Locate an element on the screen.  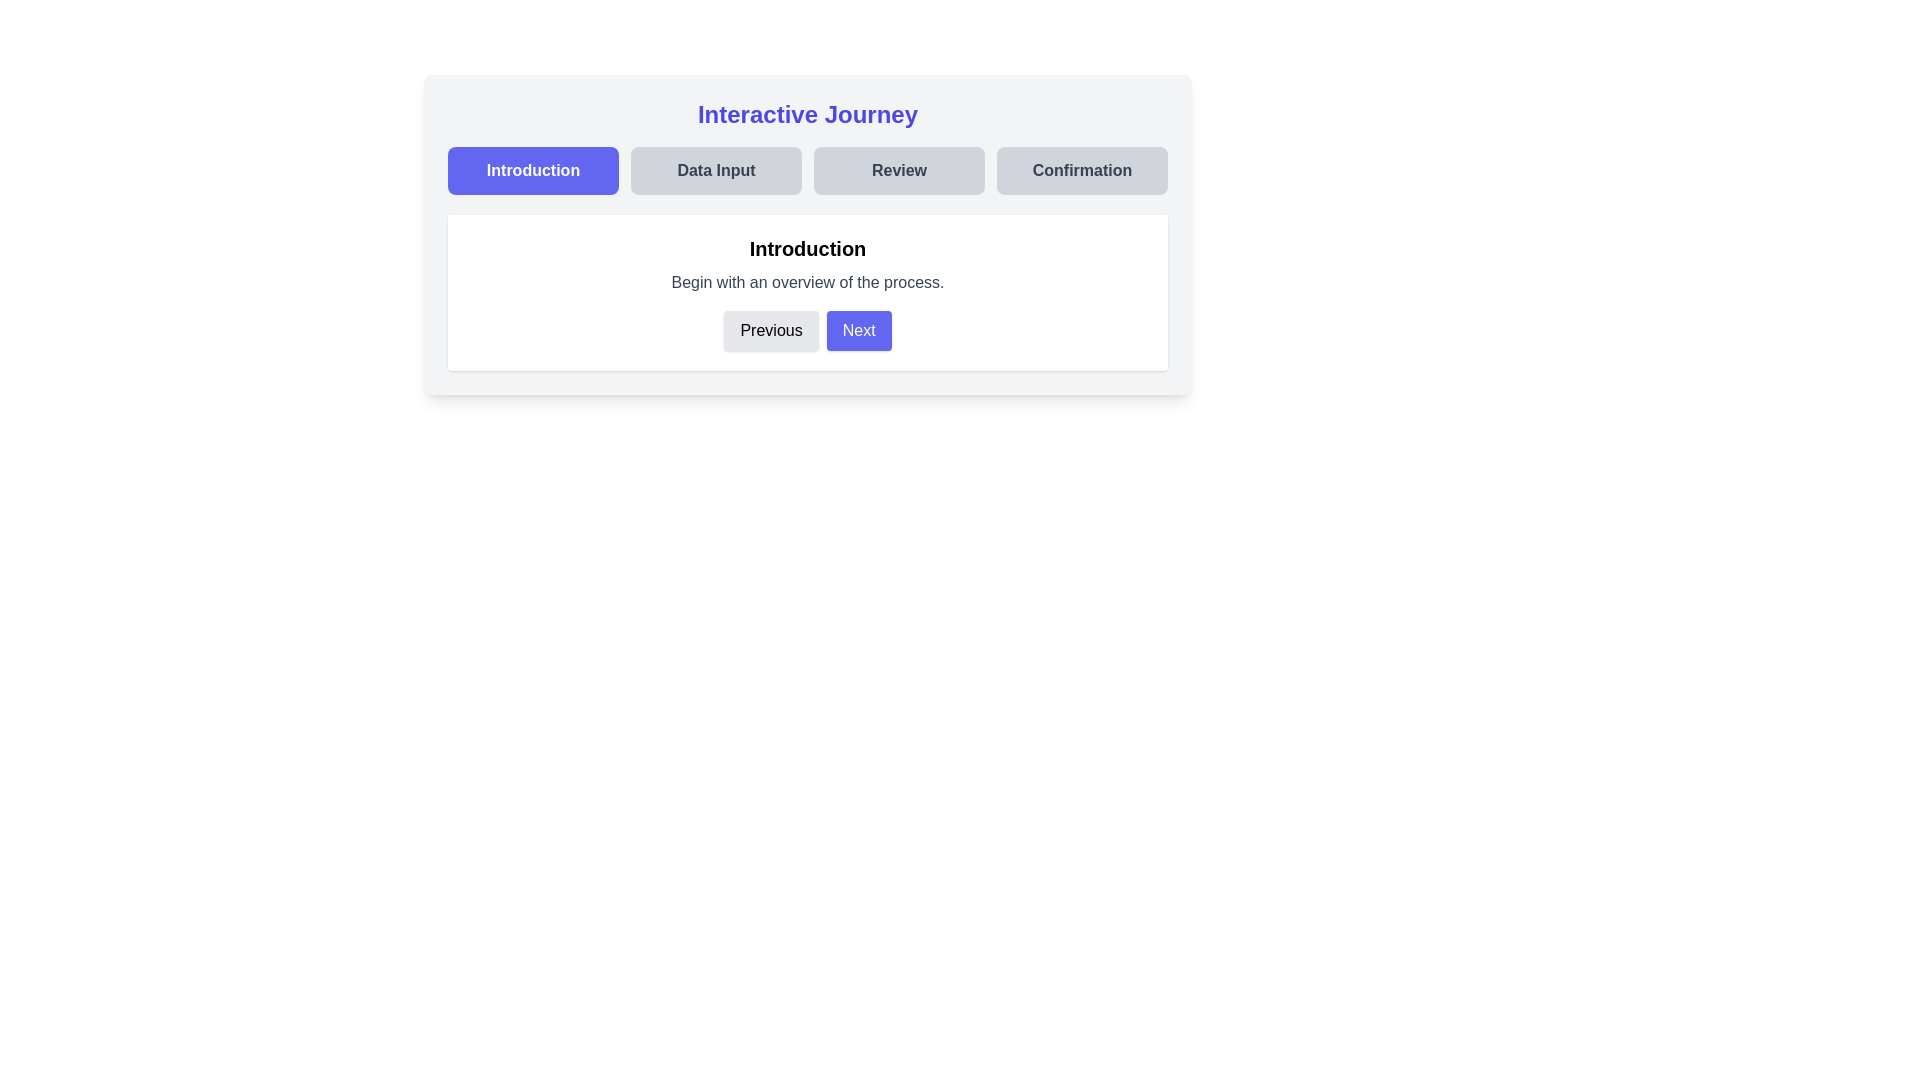
the header navigation step labeled 'Data Input' to navigate to that step is located at coordinates (716, 169).